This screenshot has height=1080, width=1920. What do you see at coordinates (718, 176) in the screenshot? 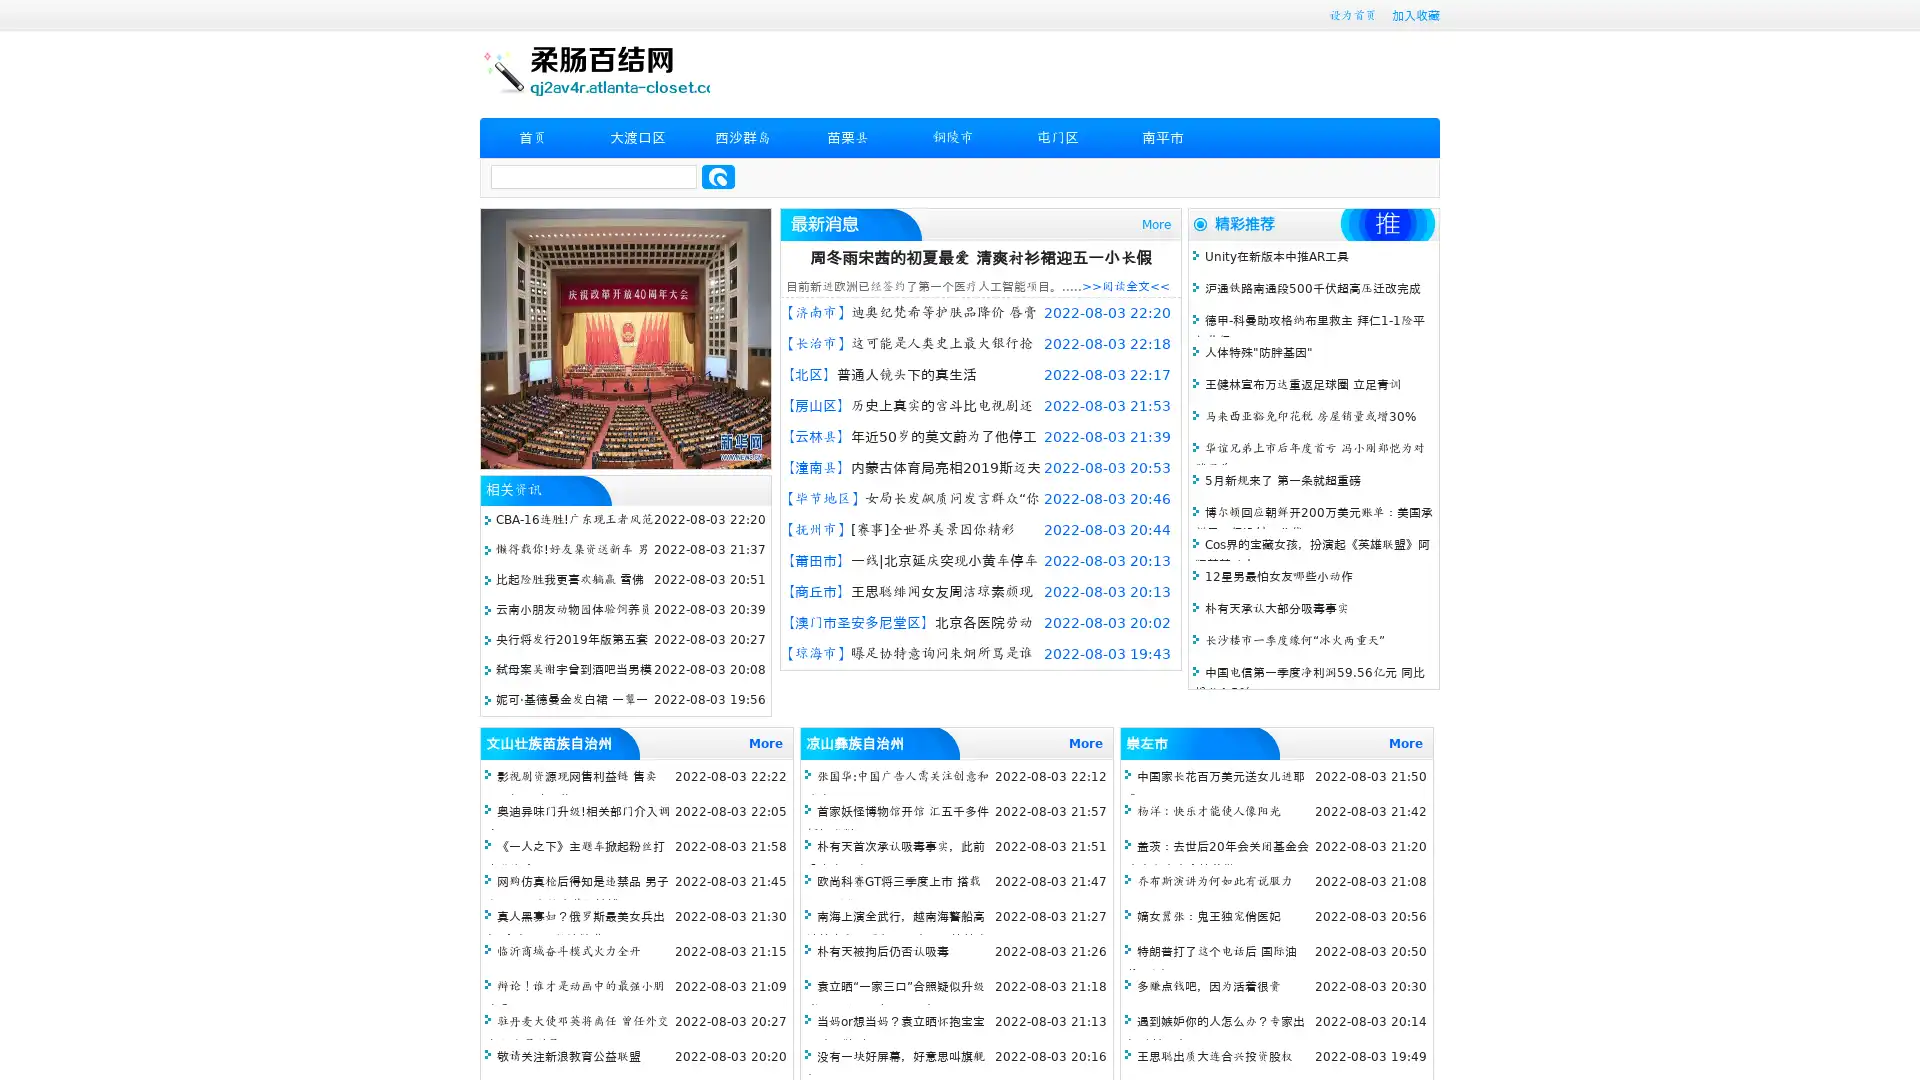
I see `Search` at bounding box center [718, 176].